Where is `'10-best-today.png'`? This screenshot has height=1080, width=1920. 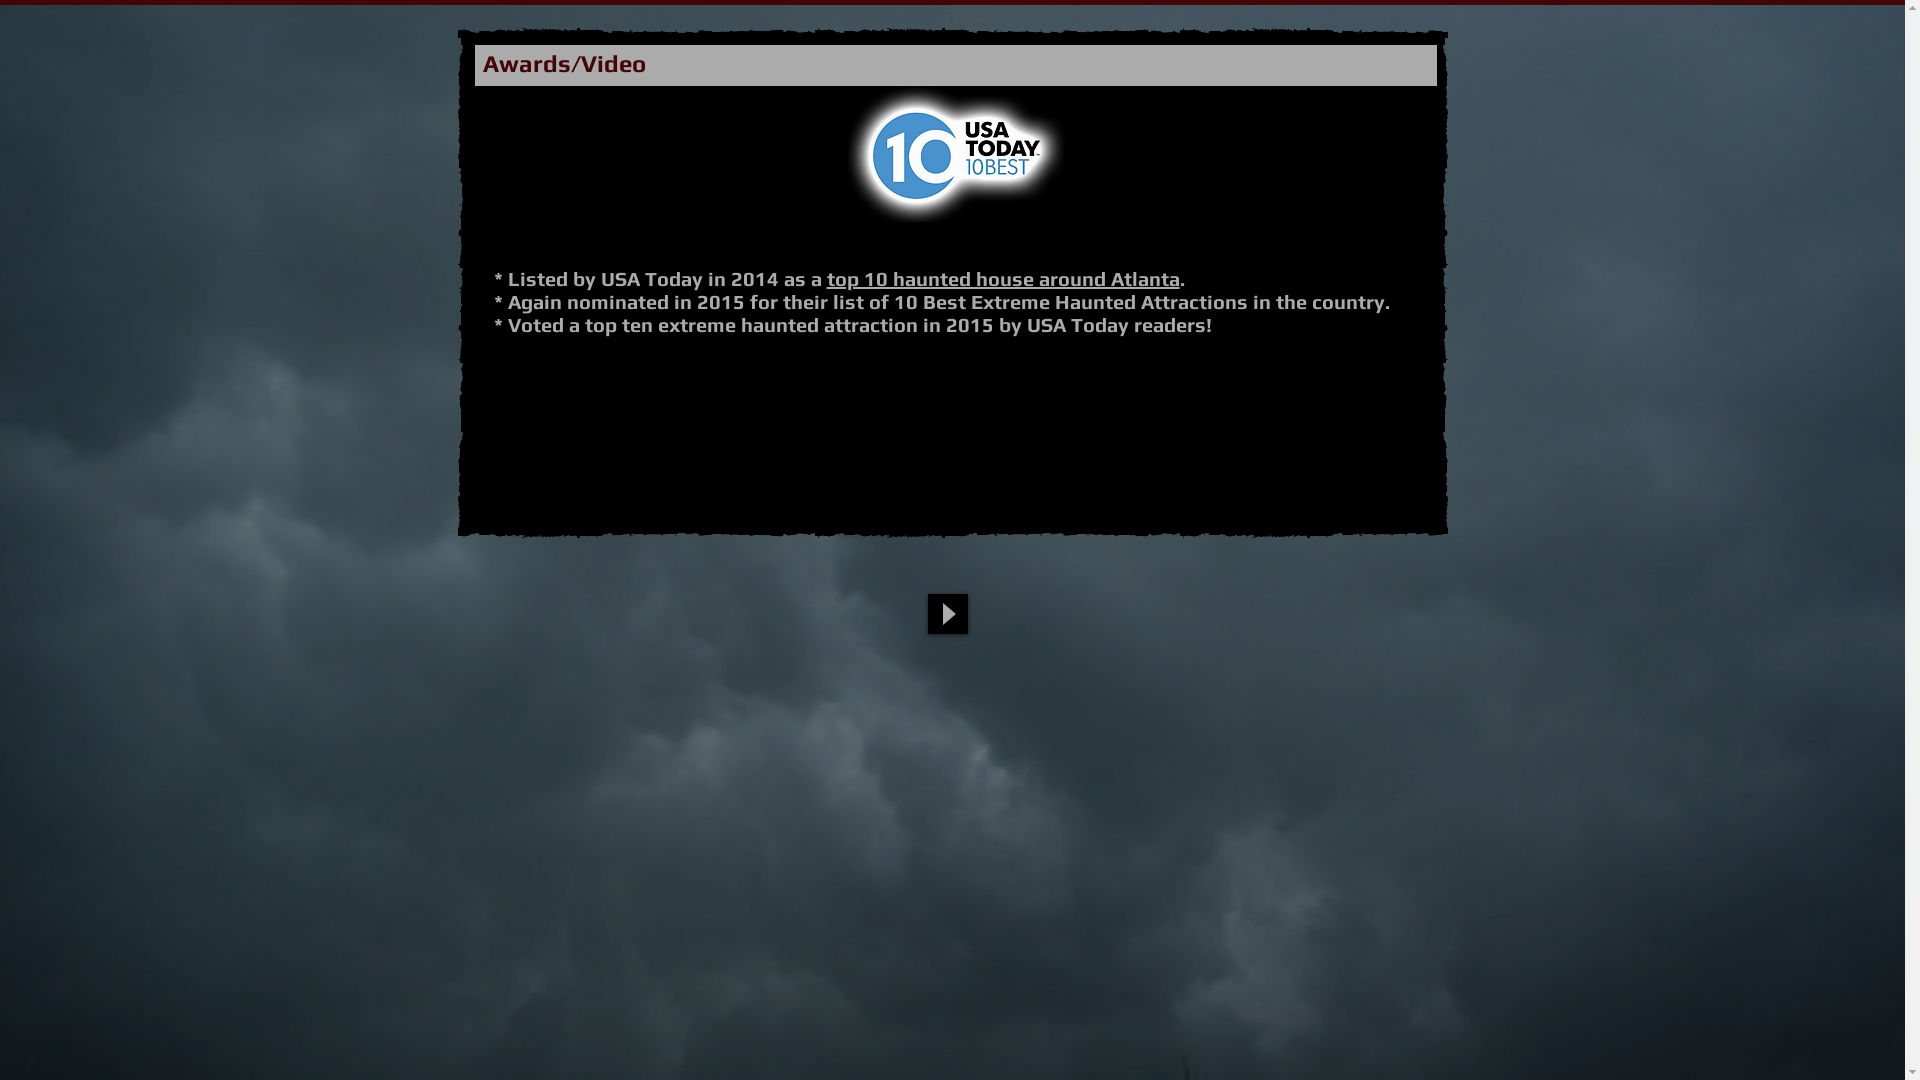 '10-best-today.png' is located at coordinates (954, 153).